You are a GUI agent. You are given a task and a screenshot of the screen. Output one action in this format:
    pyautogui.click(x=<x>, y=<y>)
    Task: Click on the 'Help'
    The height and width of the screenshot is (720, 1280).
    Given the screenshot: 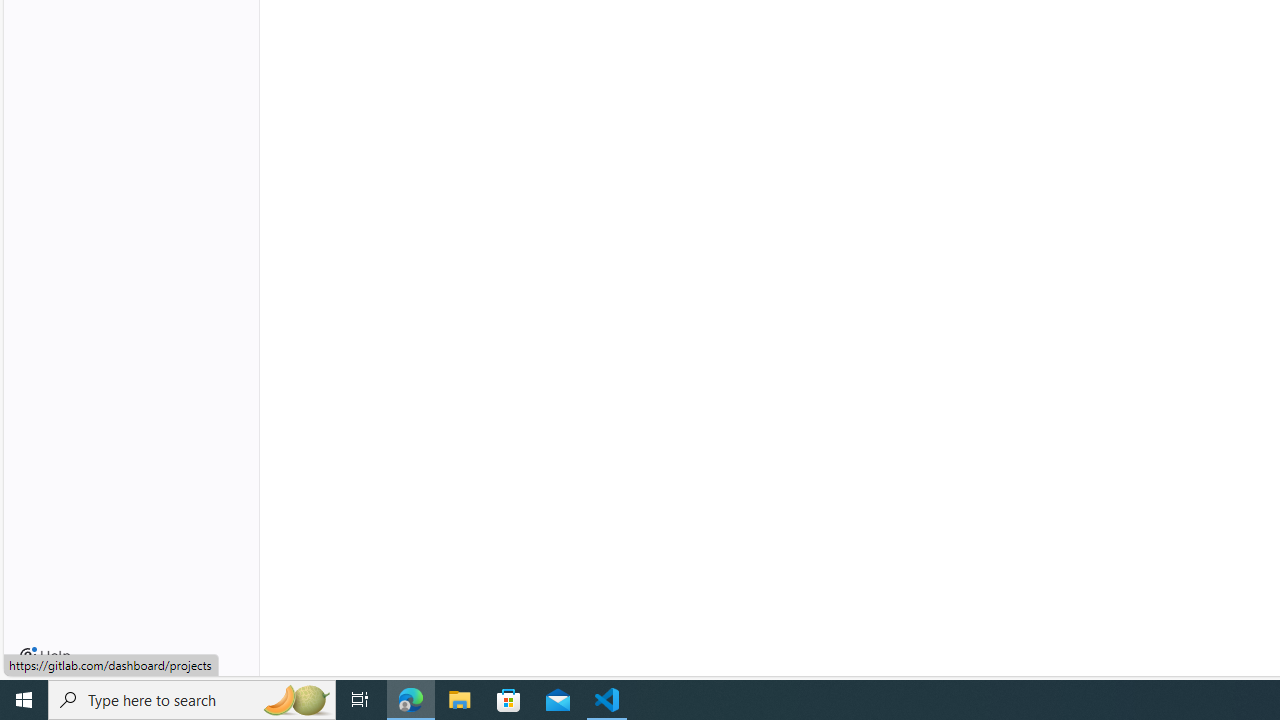 What is the action you would take?
    pyautogui.click(x=45, y=655)
    